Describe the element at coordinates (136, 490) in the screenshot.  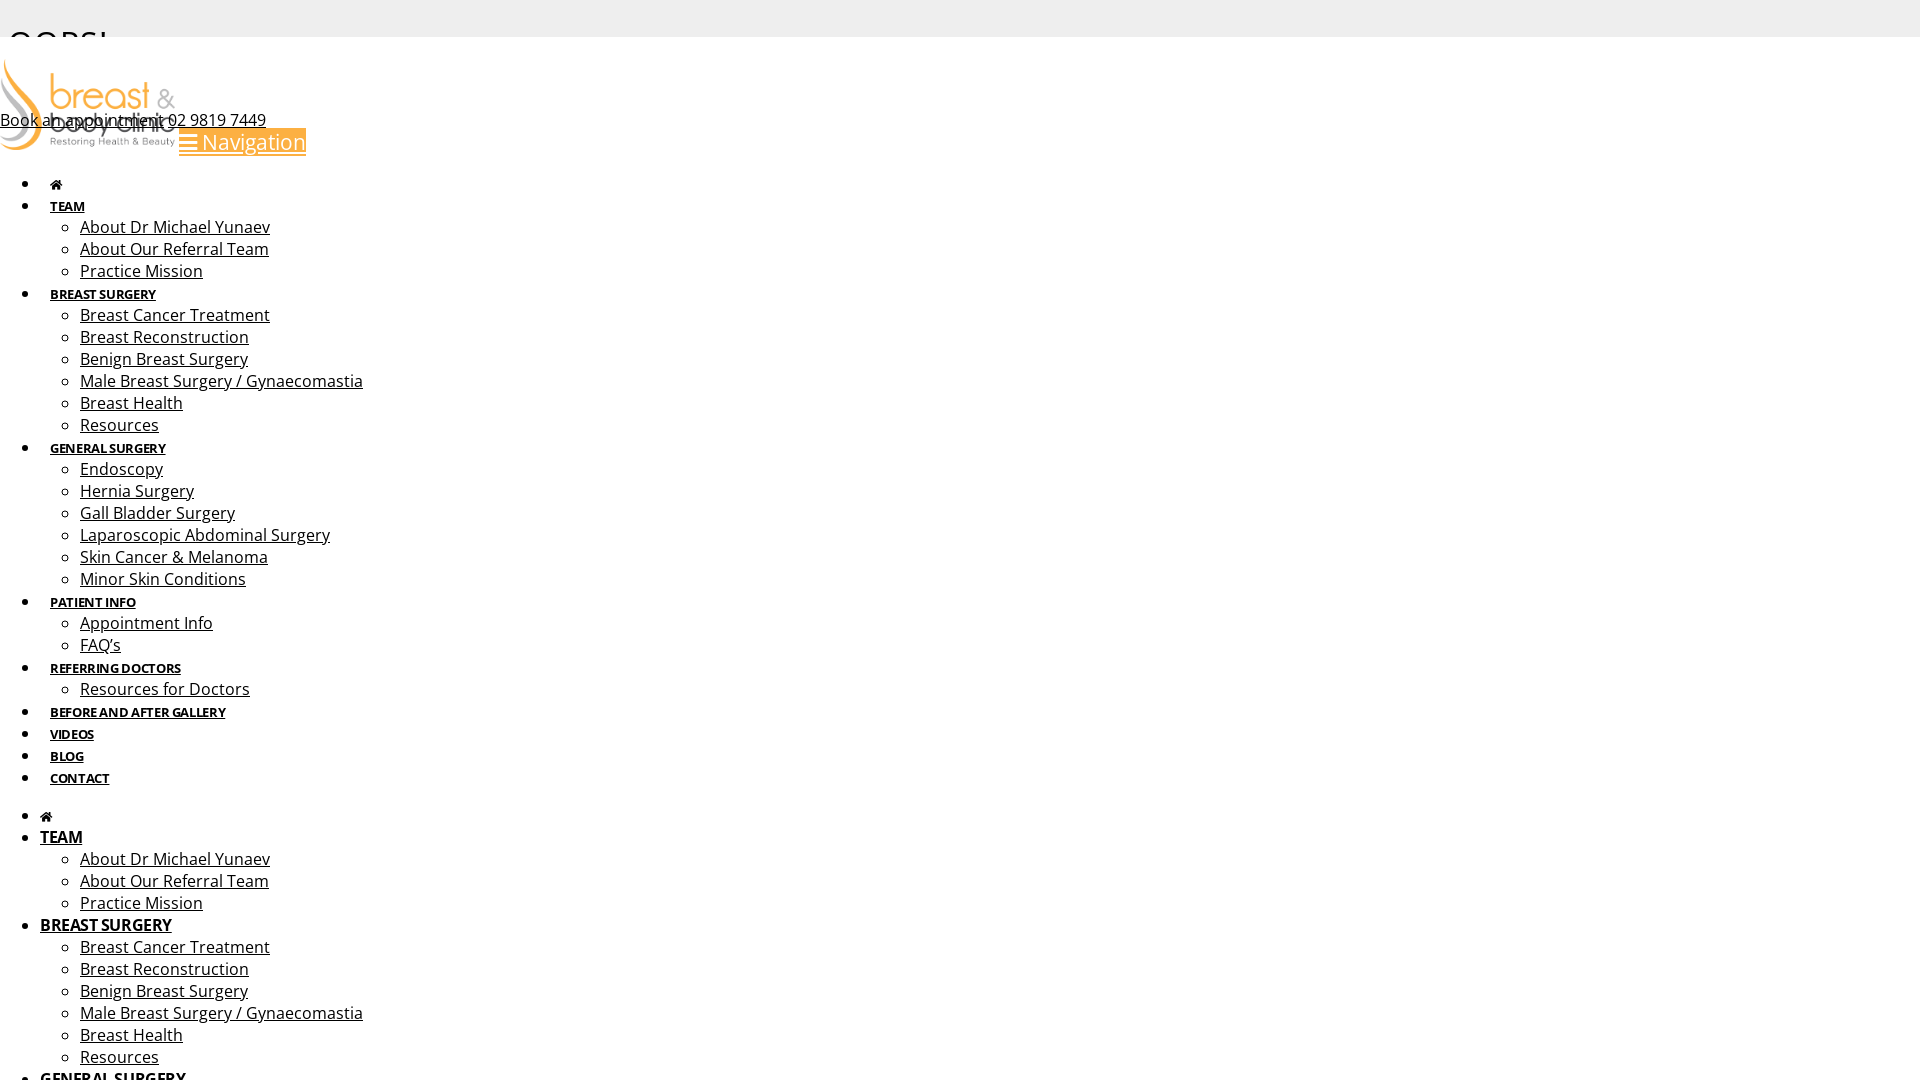
I see `'Hernia Surgery'` at that location.